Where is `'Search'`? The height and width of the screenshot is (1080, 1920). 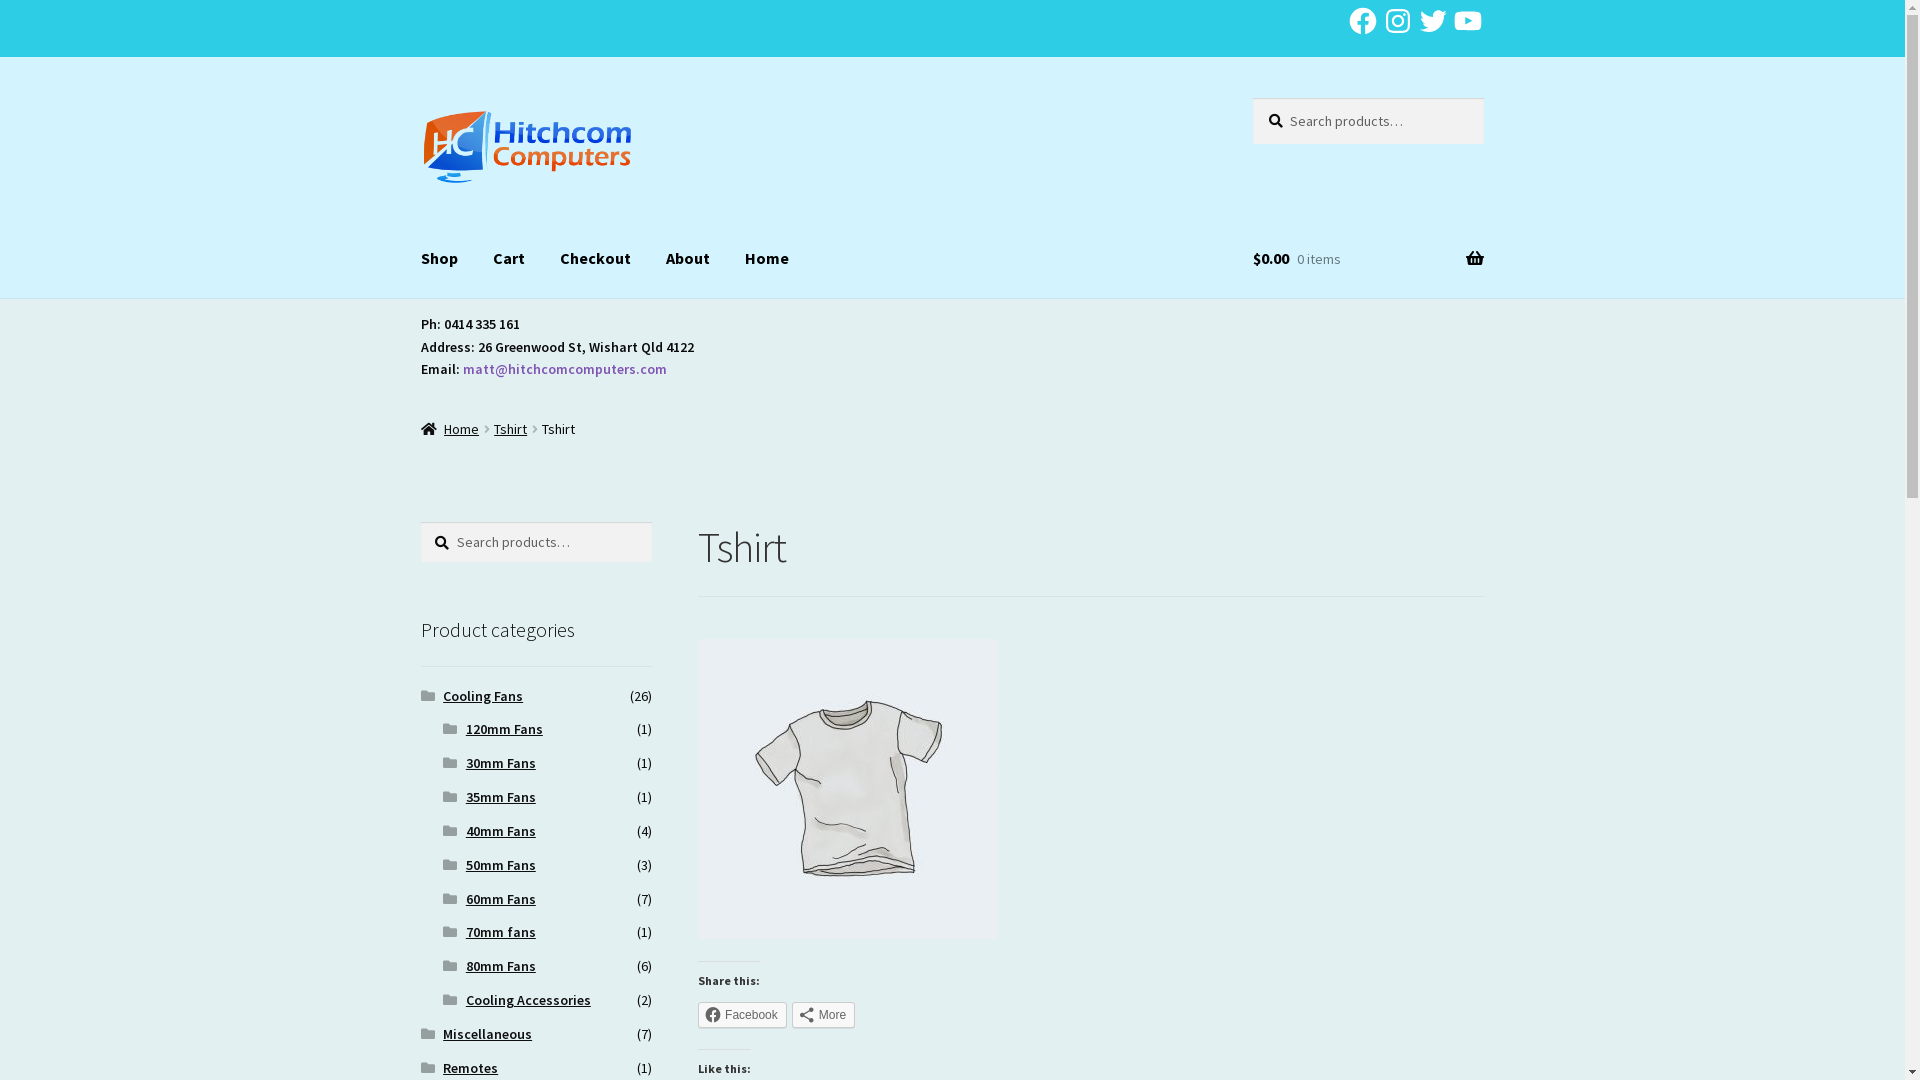
'Search' is located at coordinates (1251, 97).